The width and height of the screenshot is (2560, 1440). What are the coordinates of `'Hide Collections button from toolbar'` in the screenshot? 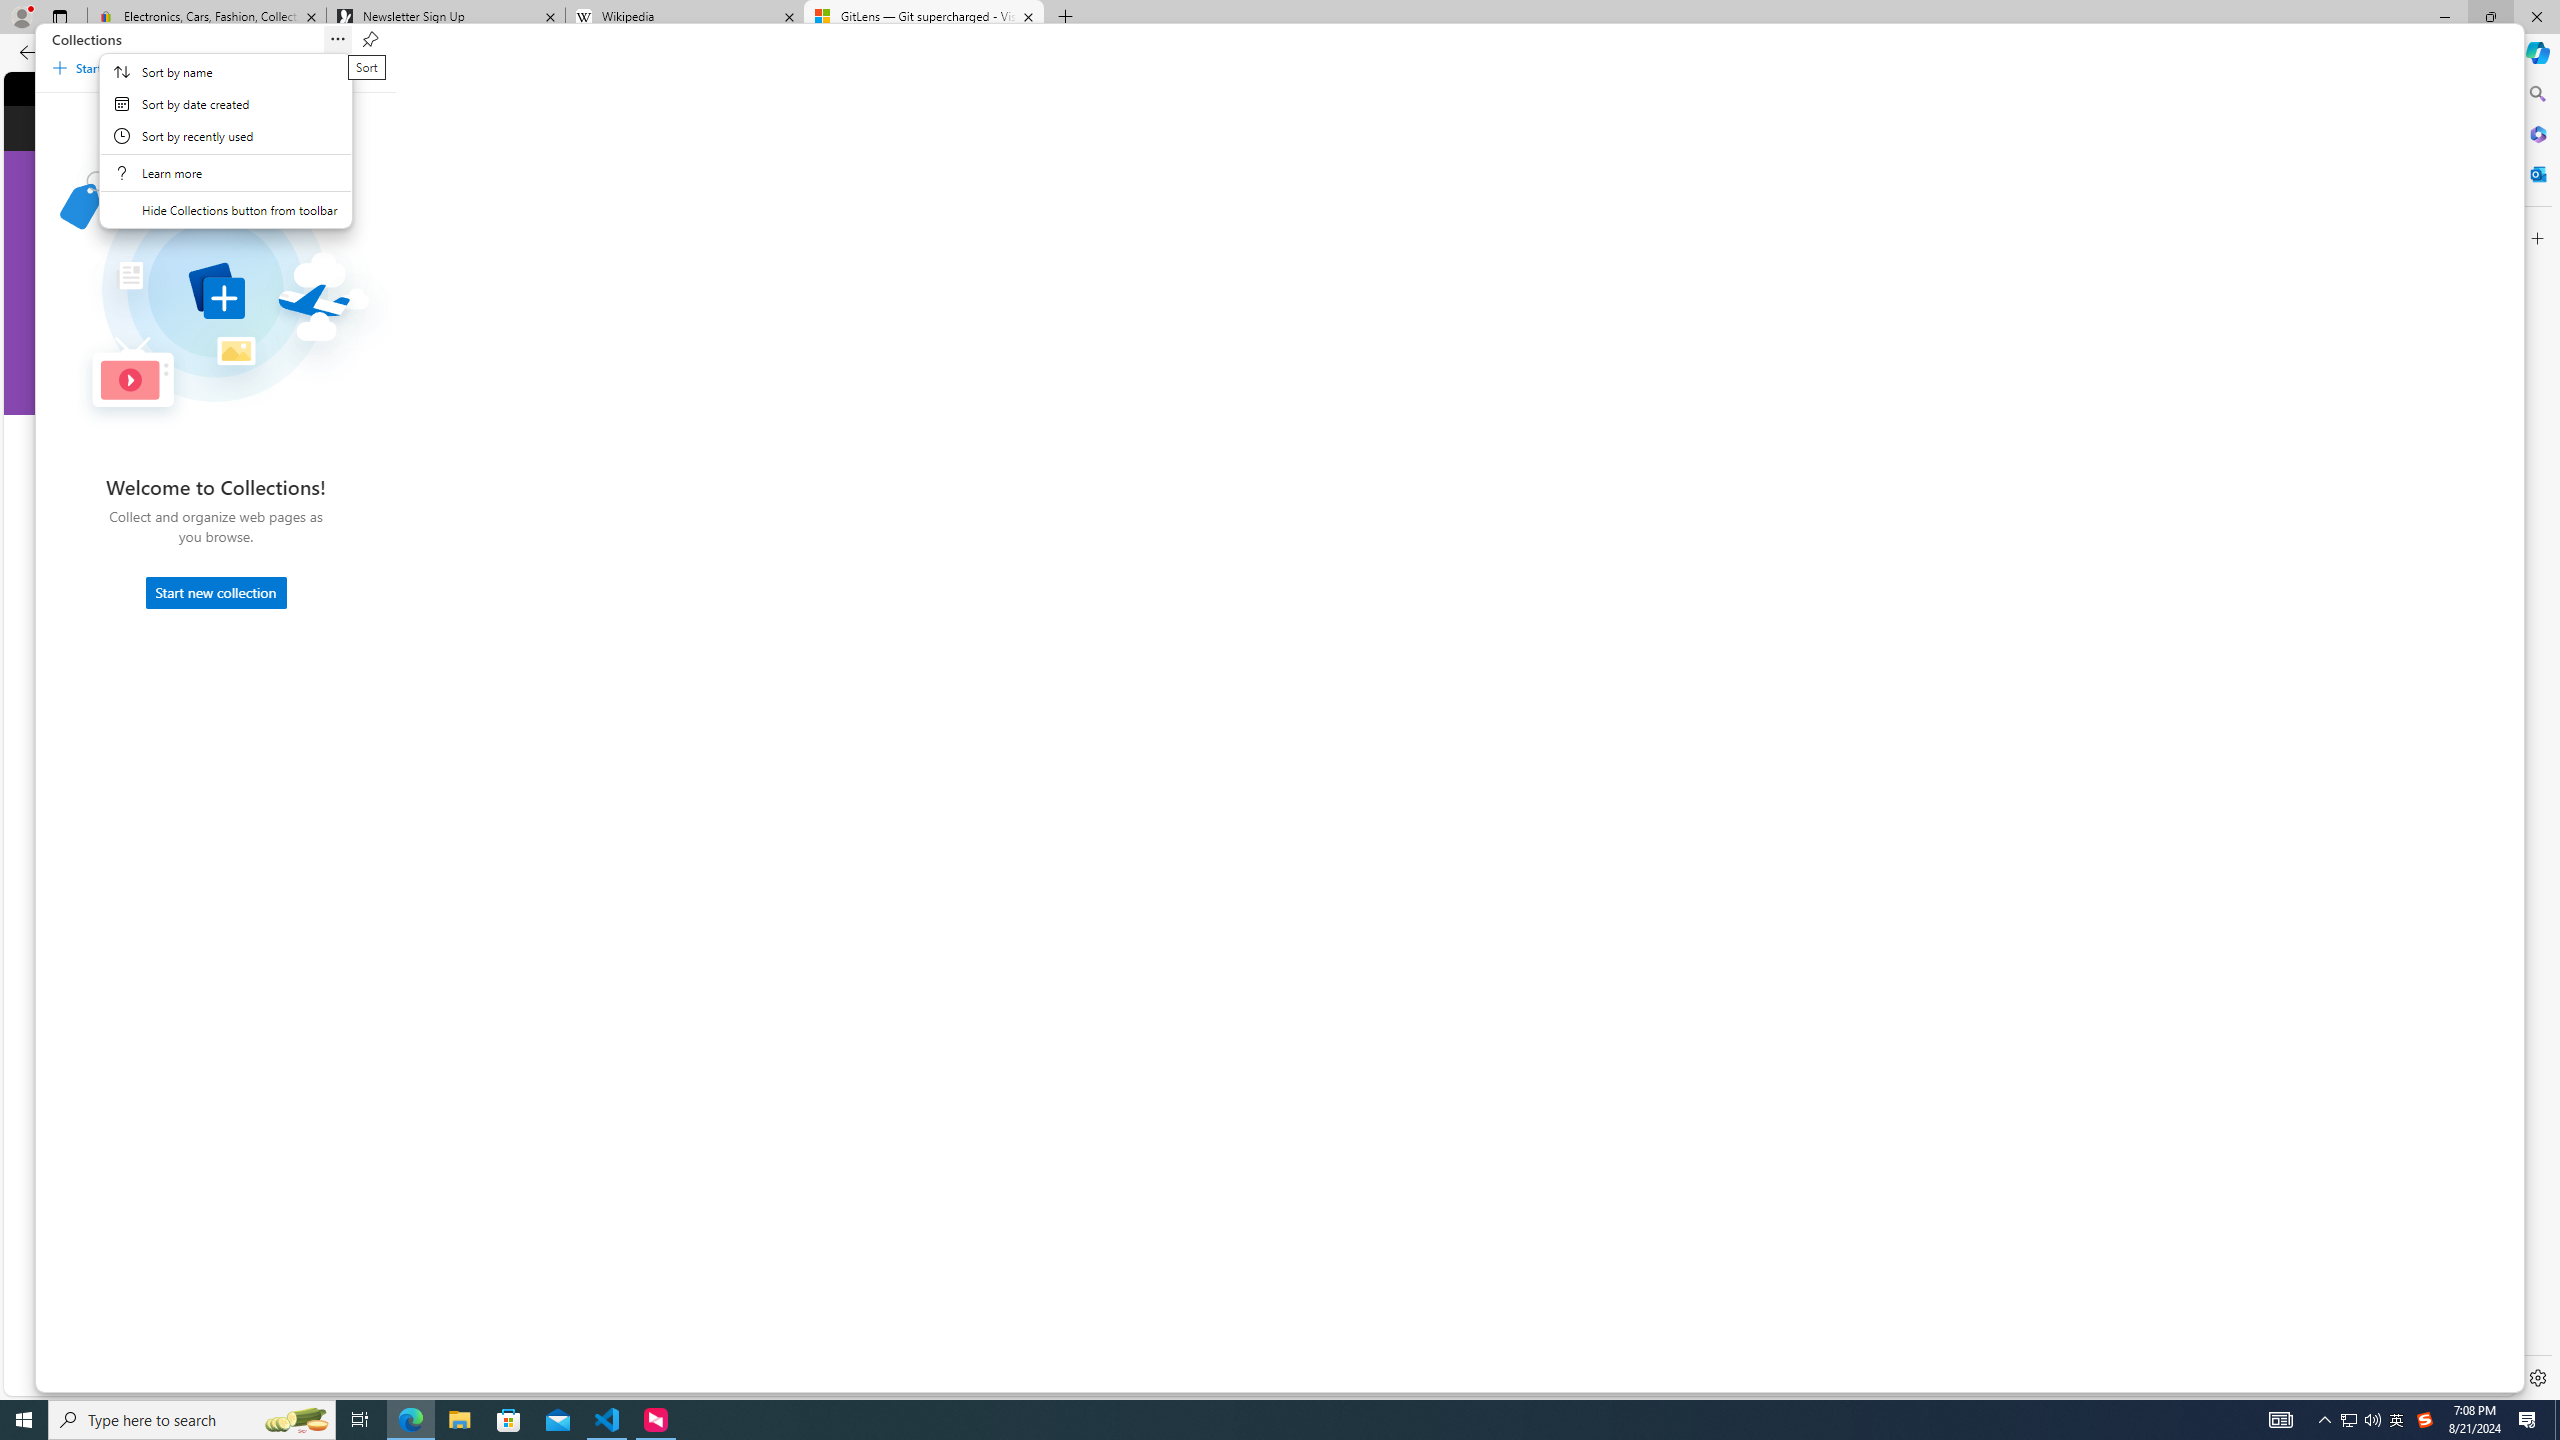 It's located at (225, 210).